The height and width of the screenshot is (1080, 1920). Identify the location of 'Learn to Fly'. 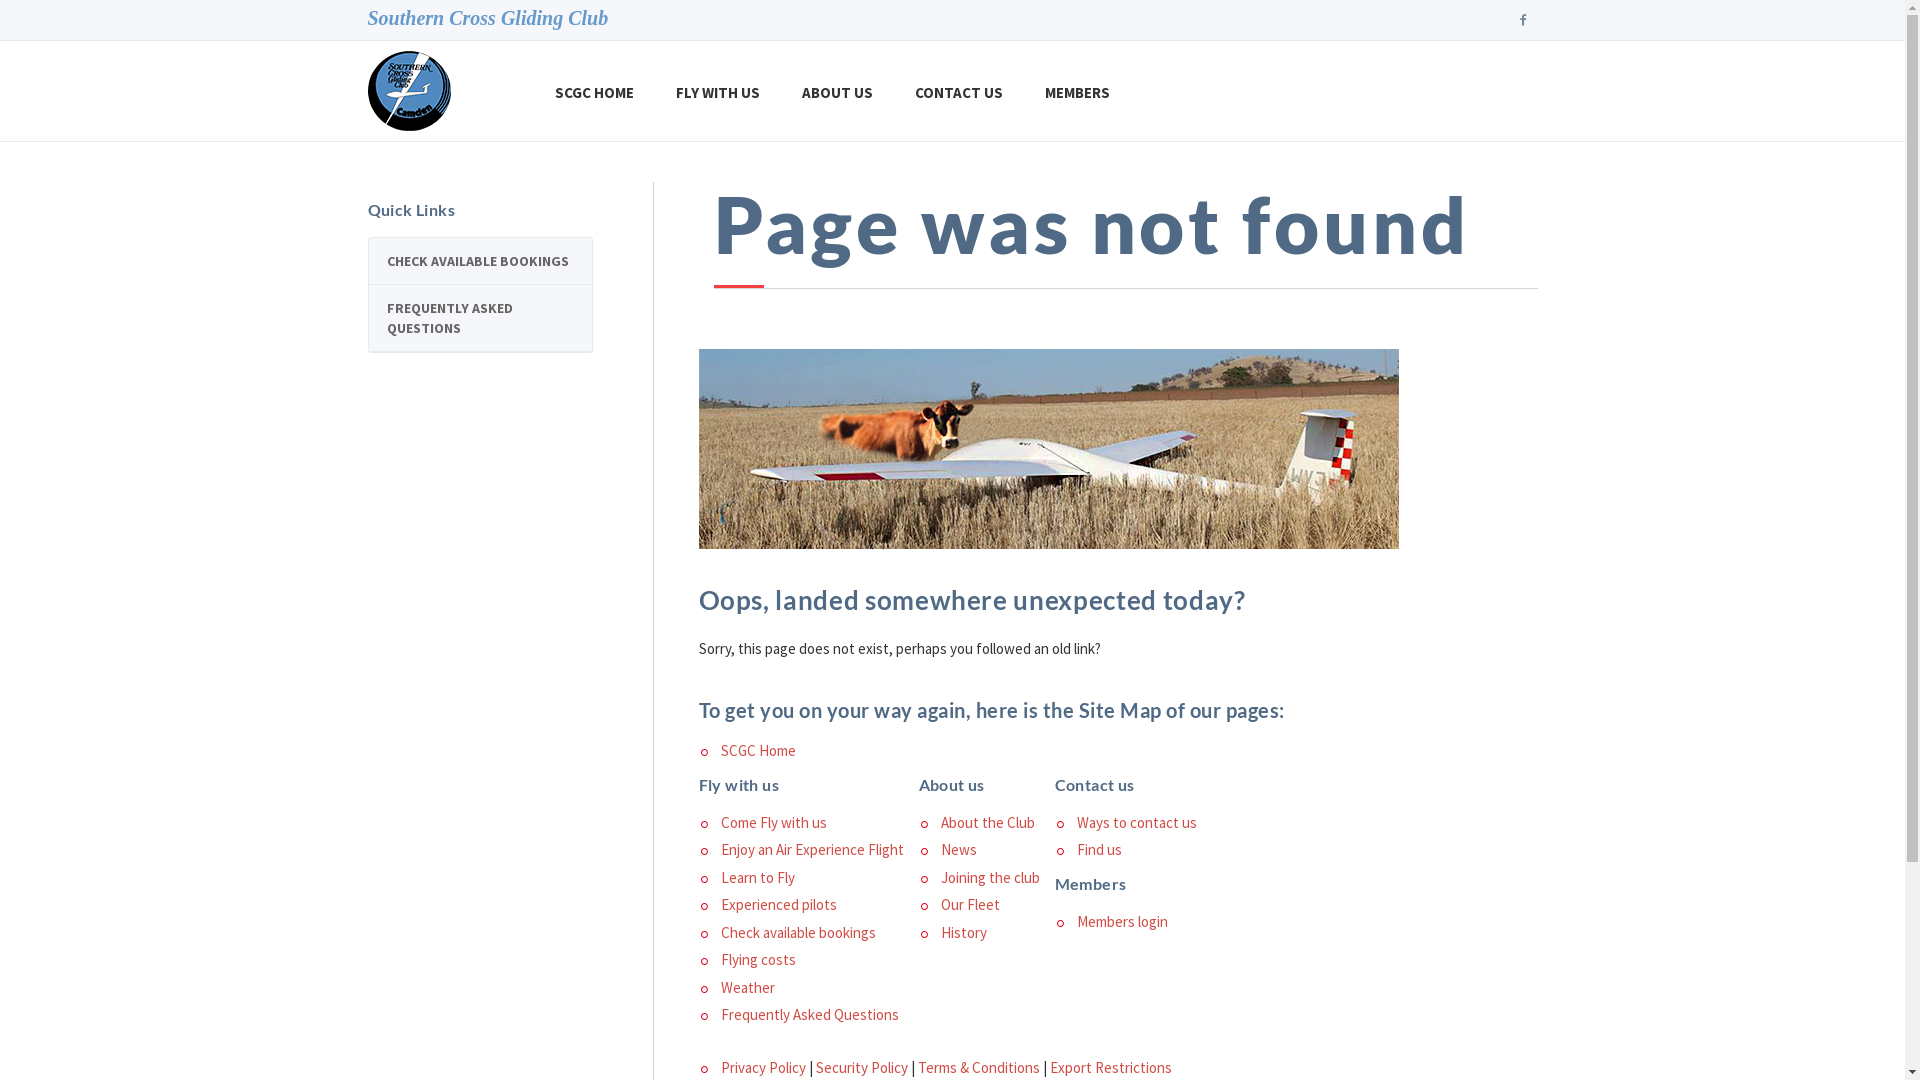
(756, 876).